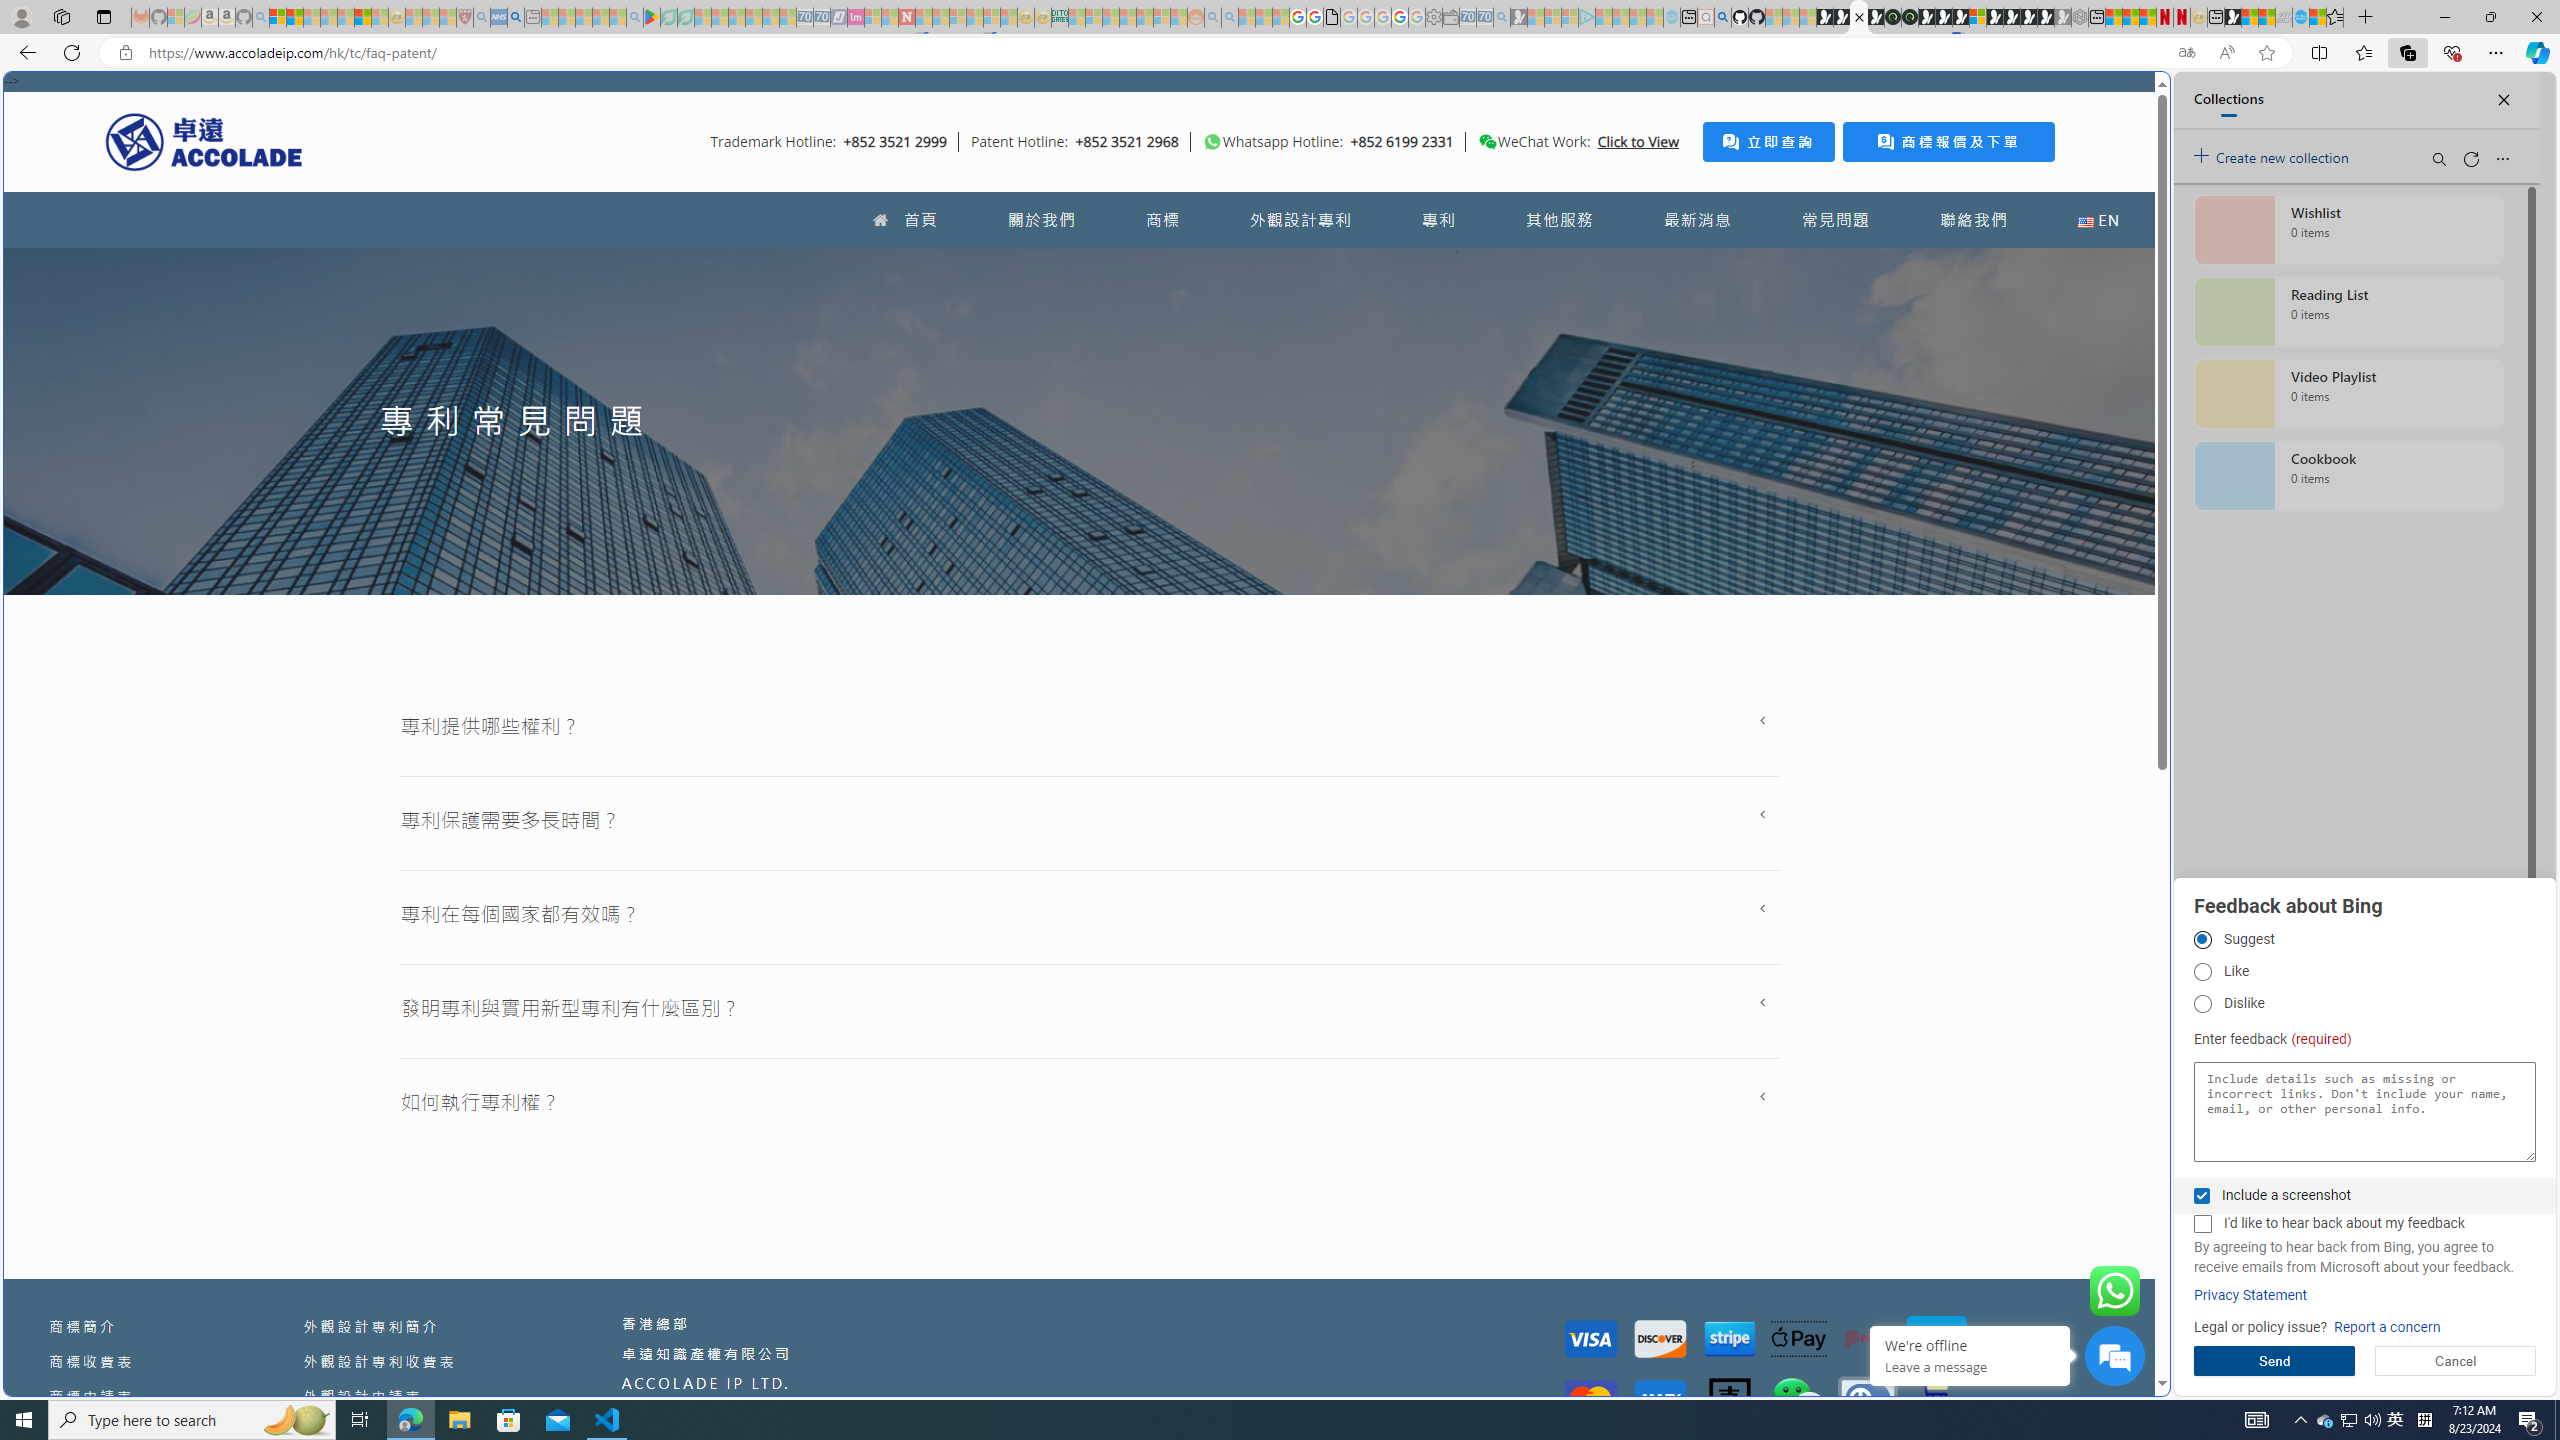 The height and width of the screenshot is (1440, 2560). What do you see at coordinates (2299, 16) in the screenshot?
I see `'Services - Maintenance | Sky Blue Bikes - Sky Blue Bikes'` at bounding box center [2299, 16].